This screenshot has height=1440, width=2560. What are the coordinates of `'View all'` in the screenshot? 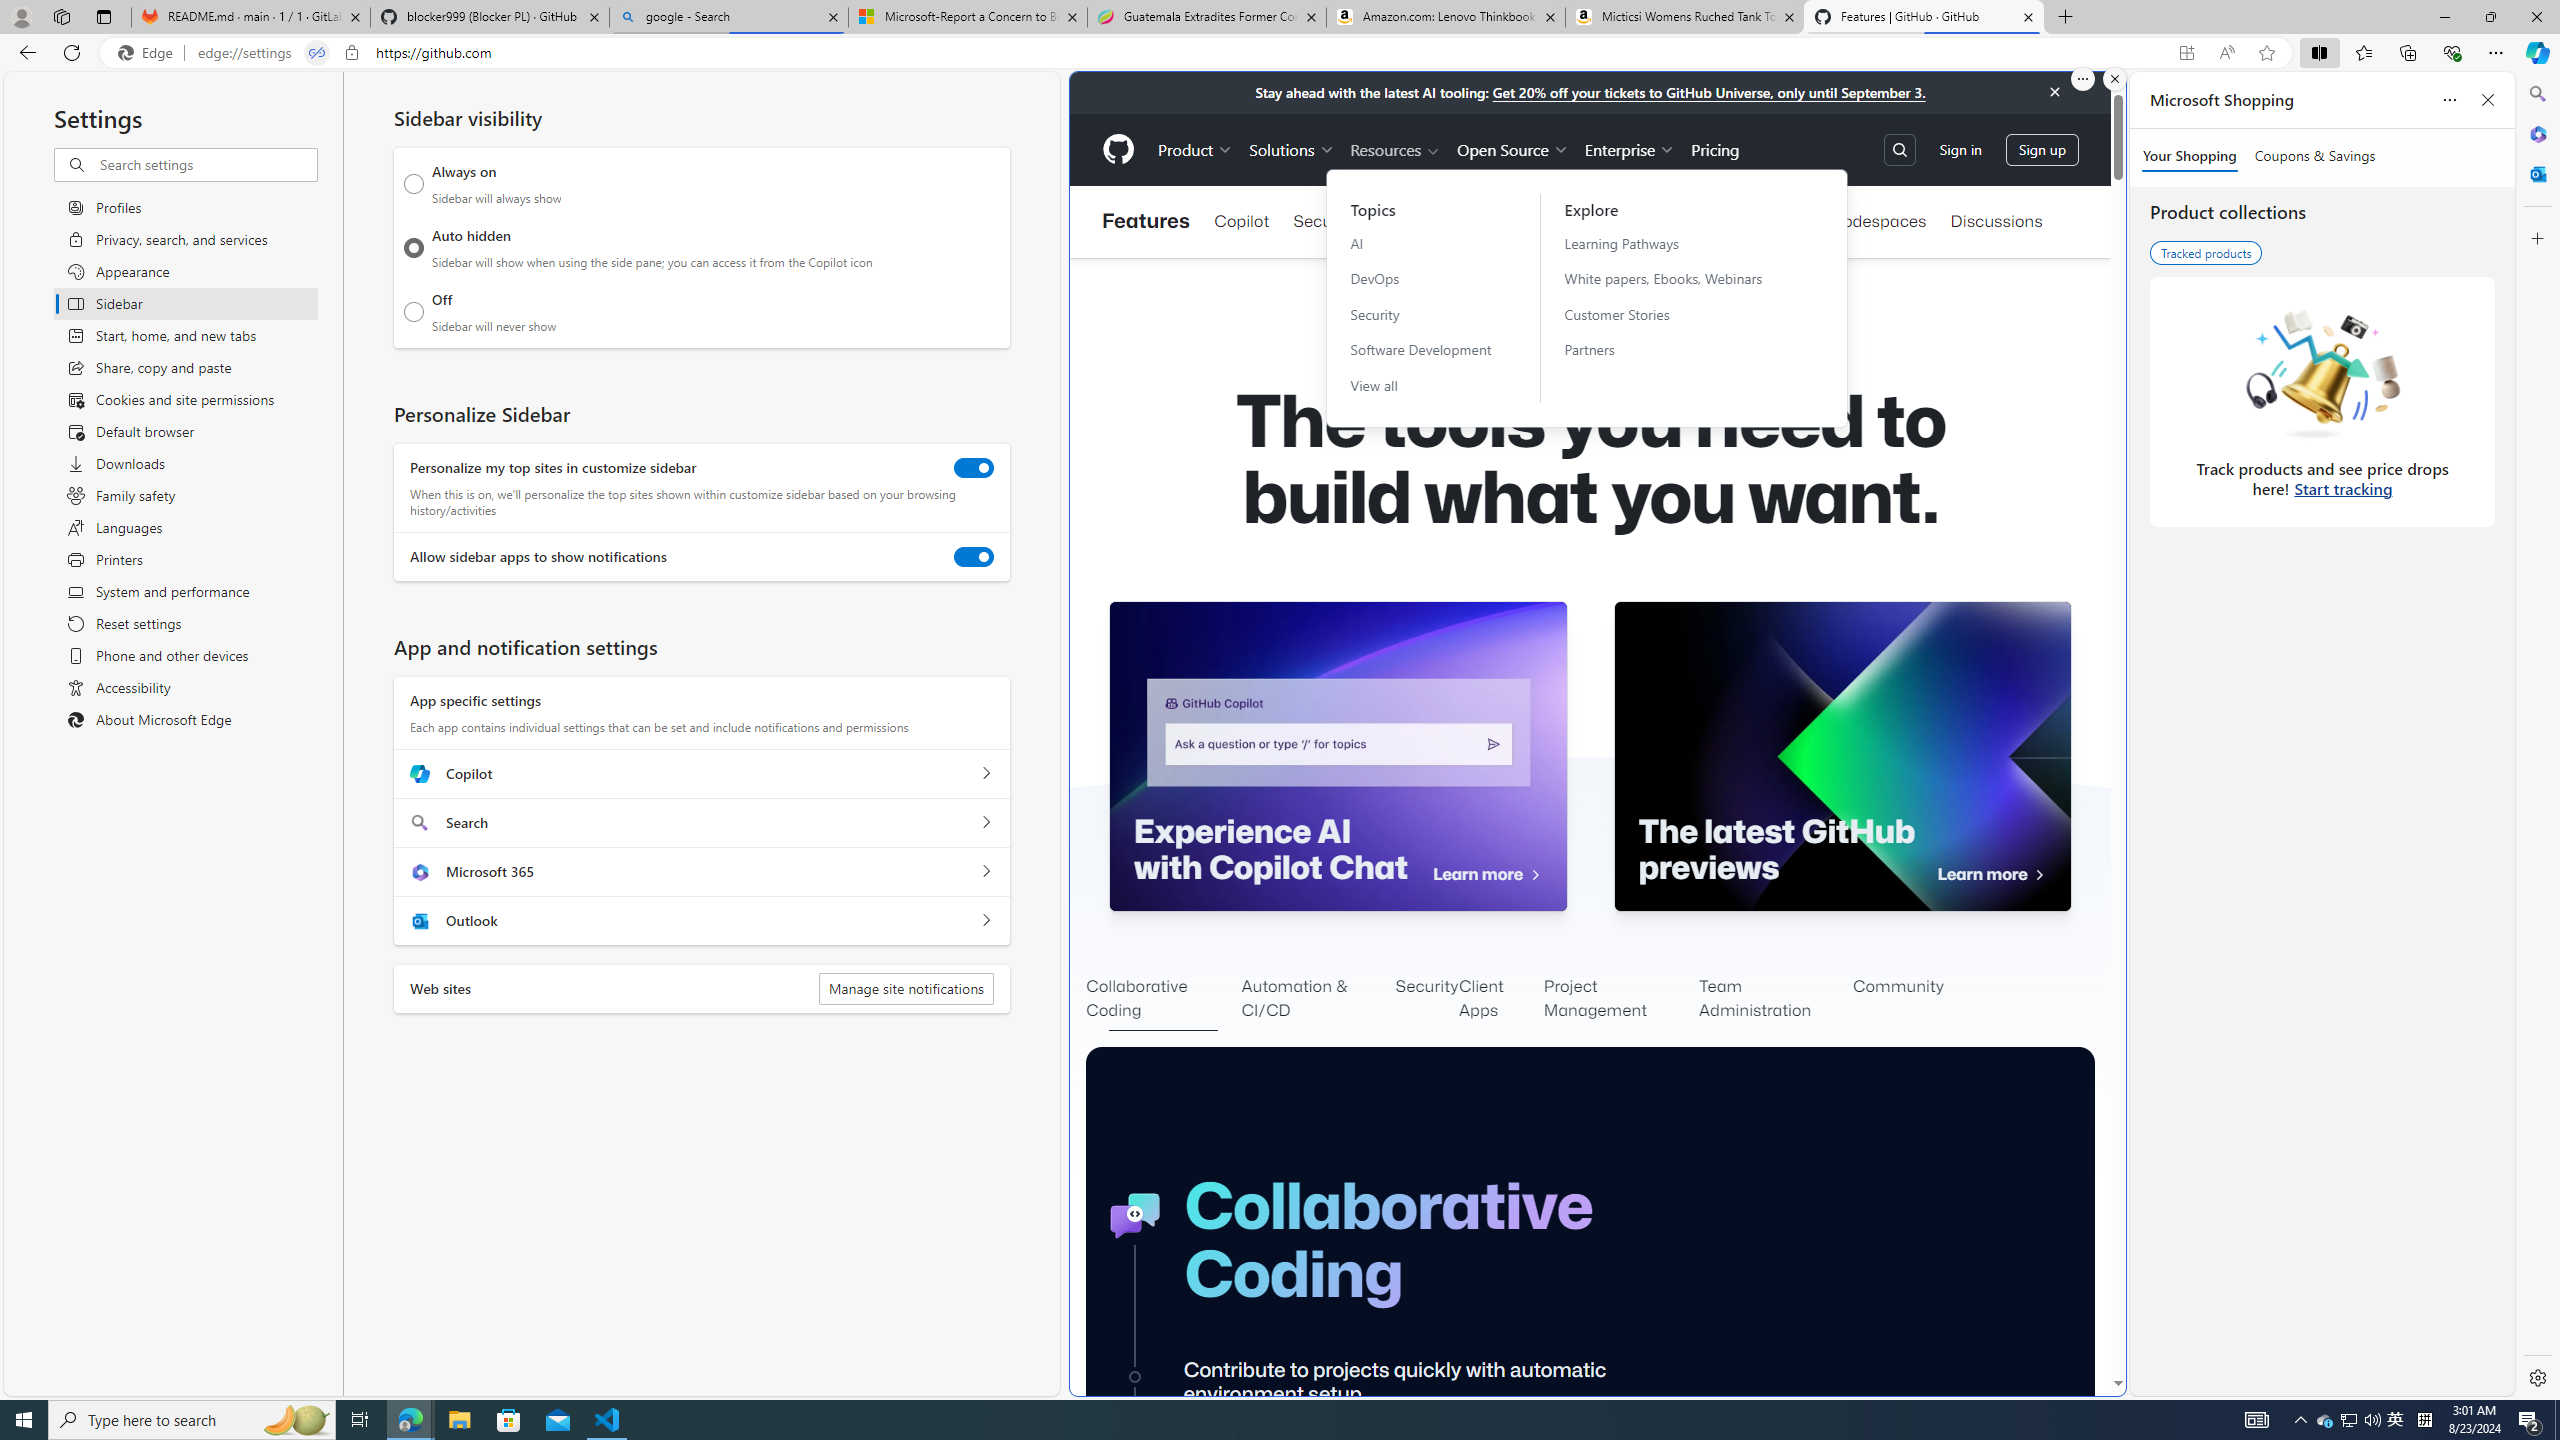 It's located at (1419, 384).